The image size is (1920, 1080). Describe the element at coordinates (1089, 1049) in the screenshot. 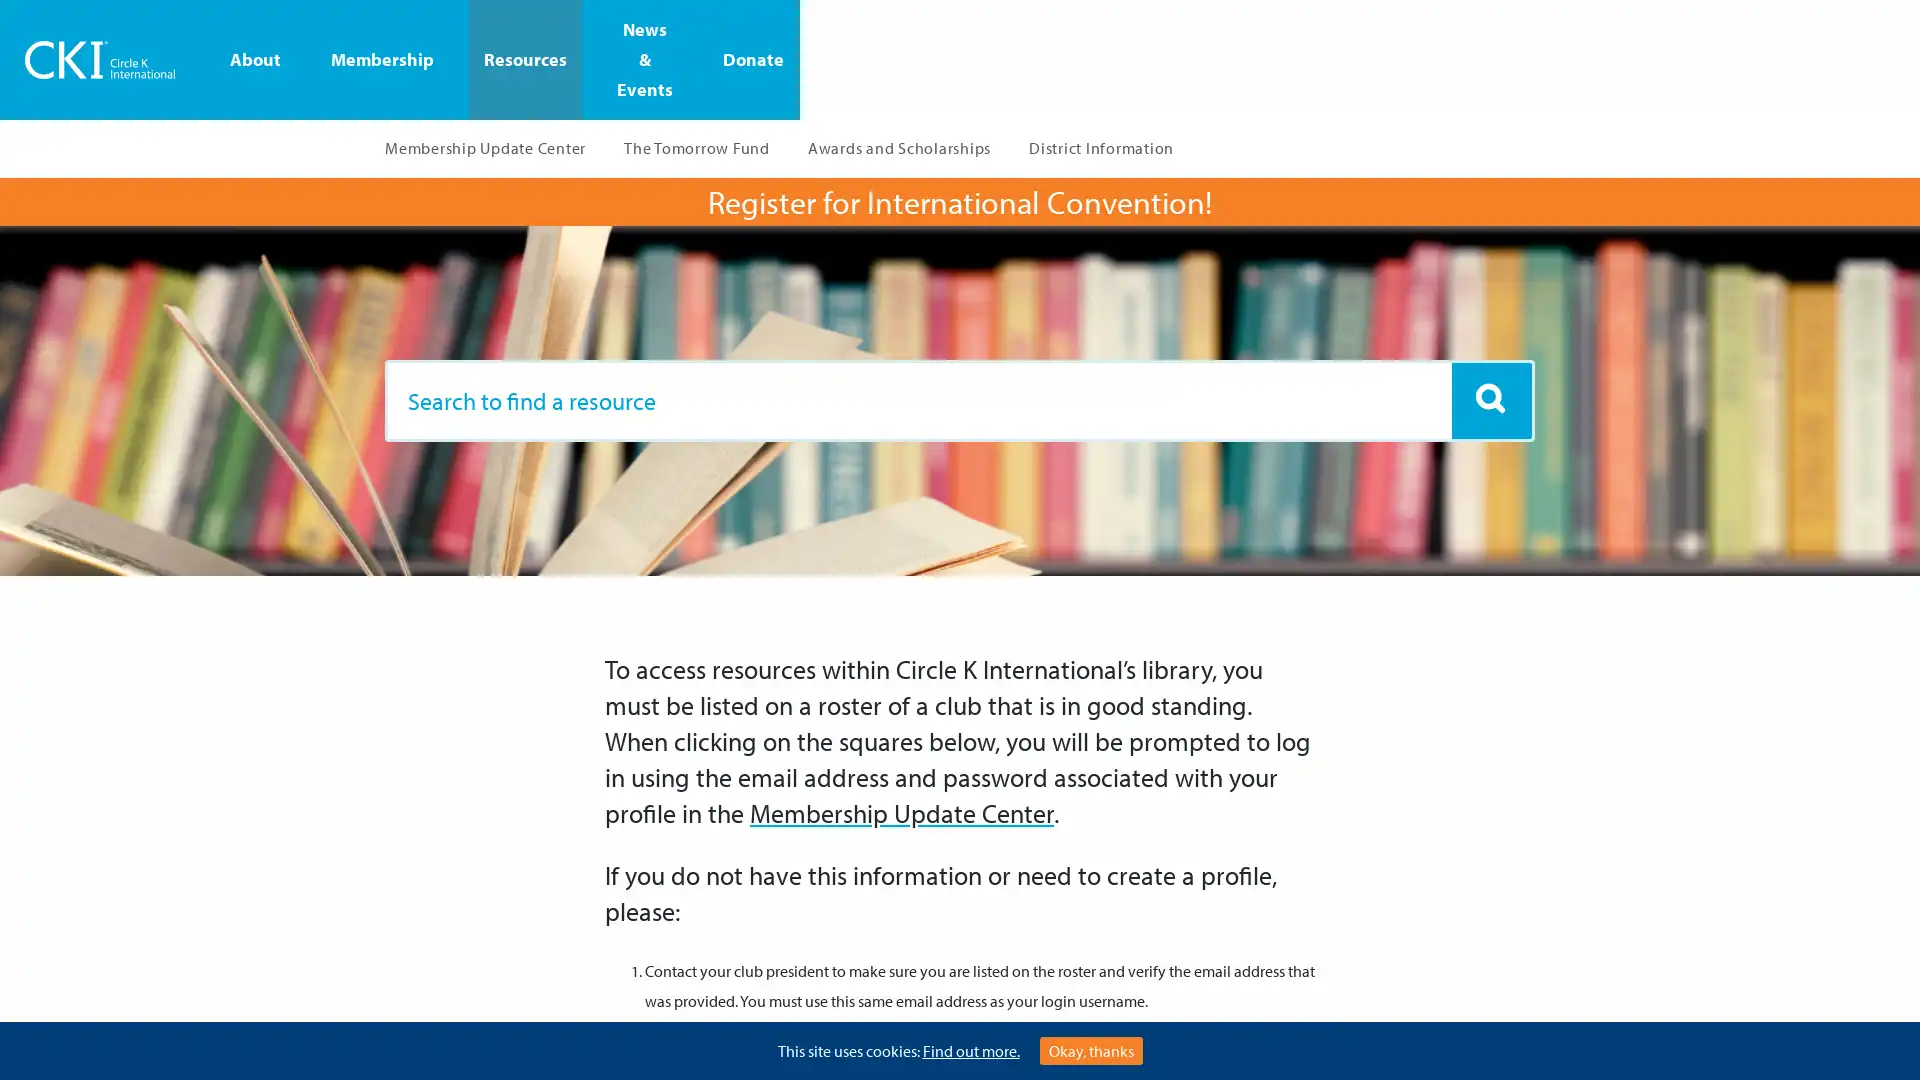

I see `Okay, thanks` at that location.